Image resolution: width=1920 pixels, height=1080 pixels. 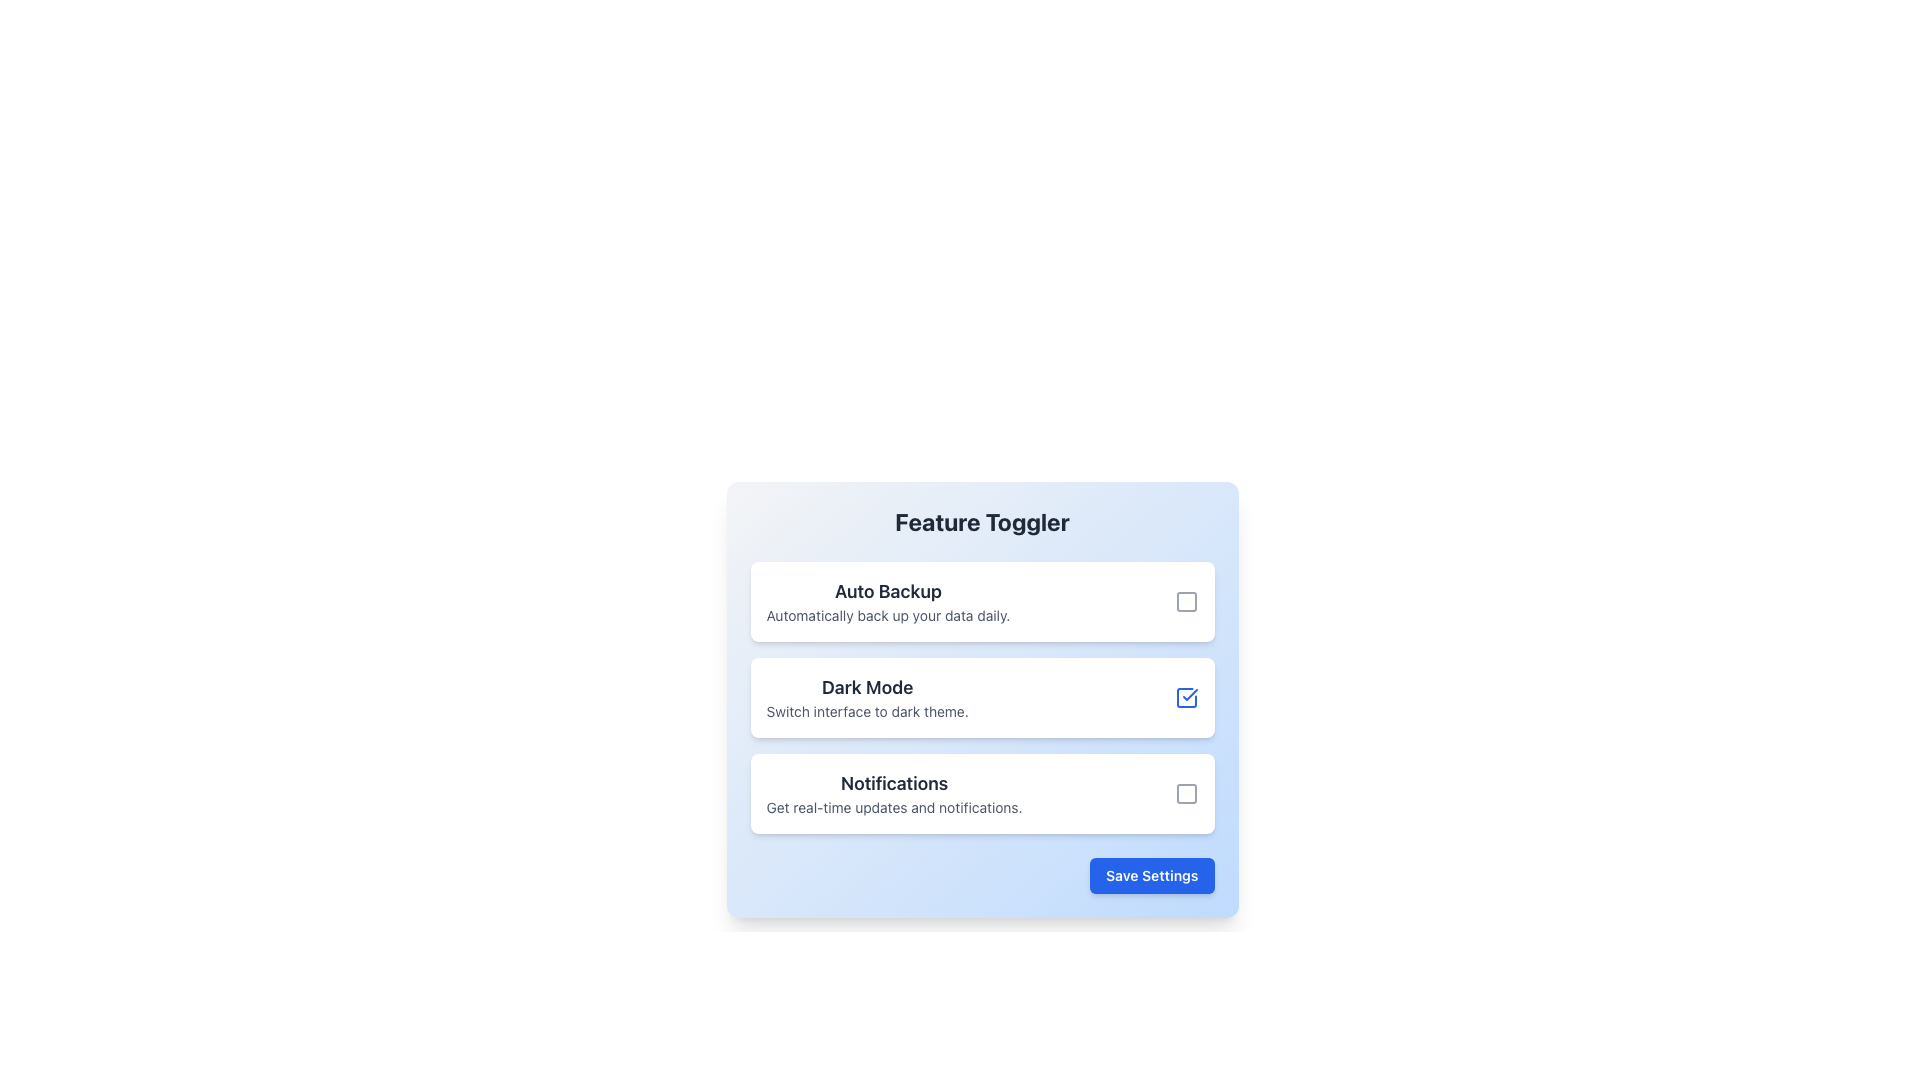 What do you see at coordinates (887, 615) in the screenshot?
I see `the text label that reads 'Automatically back up your data daily.', which is located below the title 'Auto Backup' in the settings panel` at bounding box center [887, 615].